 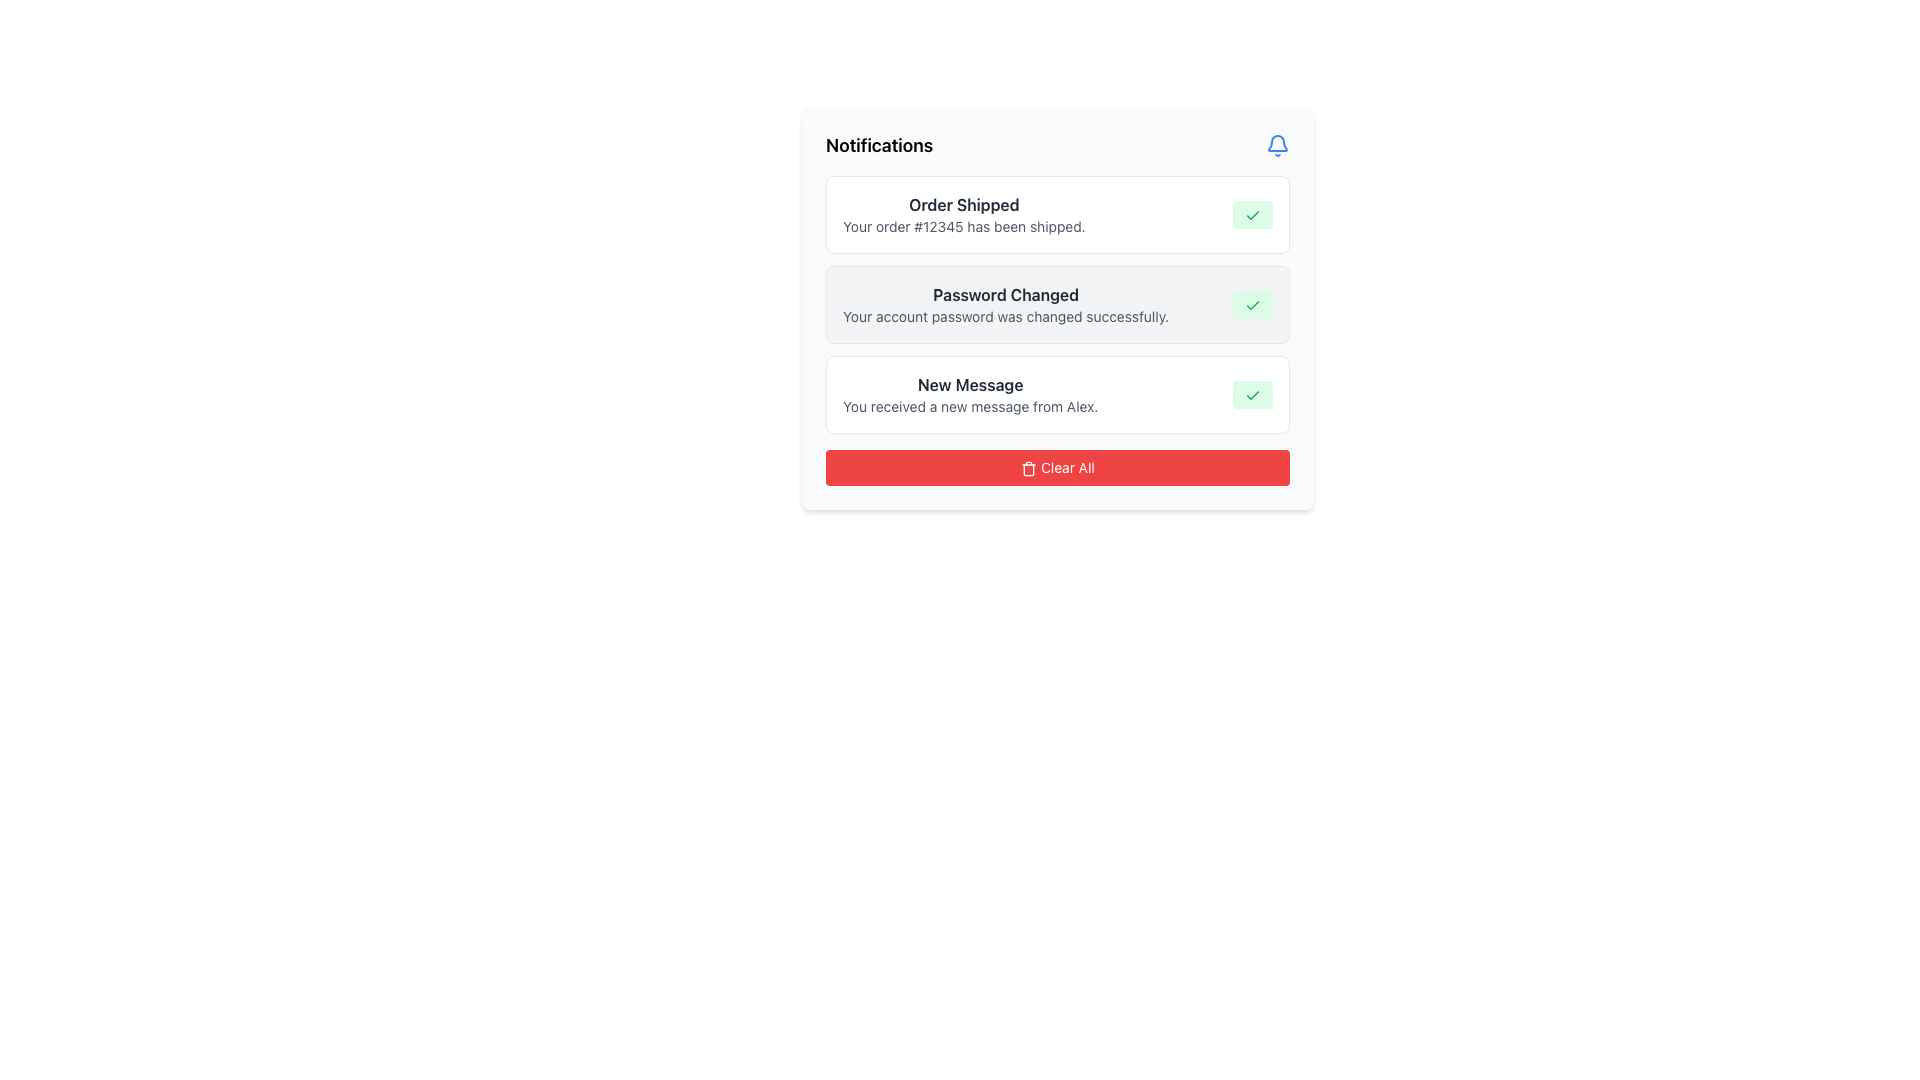 What do you see at coordinates (1006, 315) in the screenshot?
I see `text from the text label that informs the user about the successful change of their account password, located below the header 'Password Changed' in the second notification card` at bounding box center [1006, 315].